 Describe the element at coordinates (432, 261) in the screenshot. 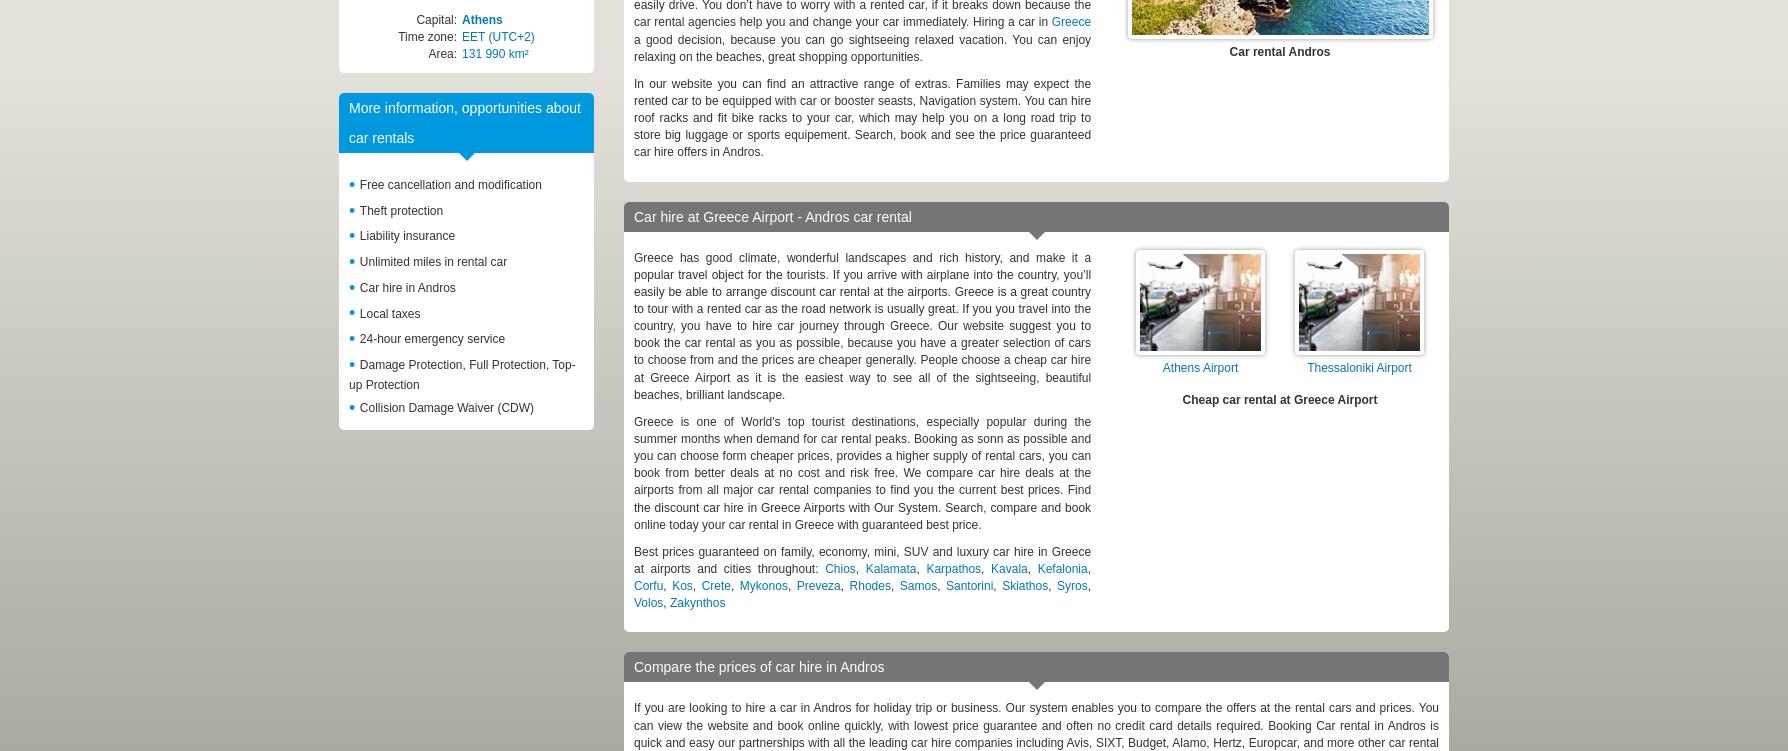

I see `'Unlimited miles in rental car'` at that location.